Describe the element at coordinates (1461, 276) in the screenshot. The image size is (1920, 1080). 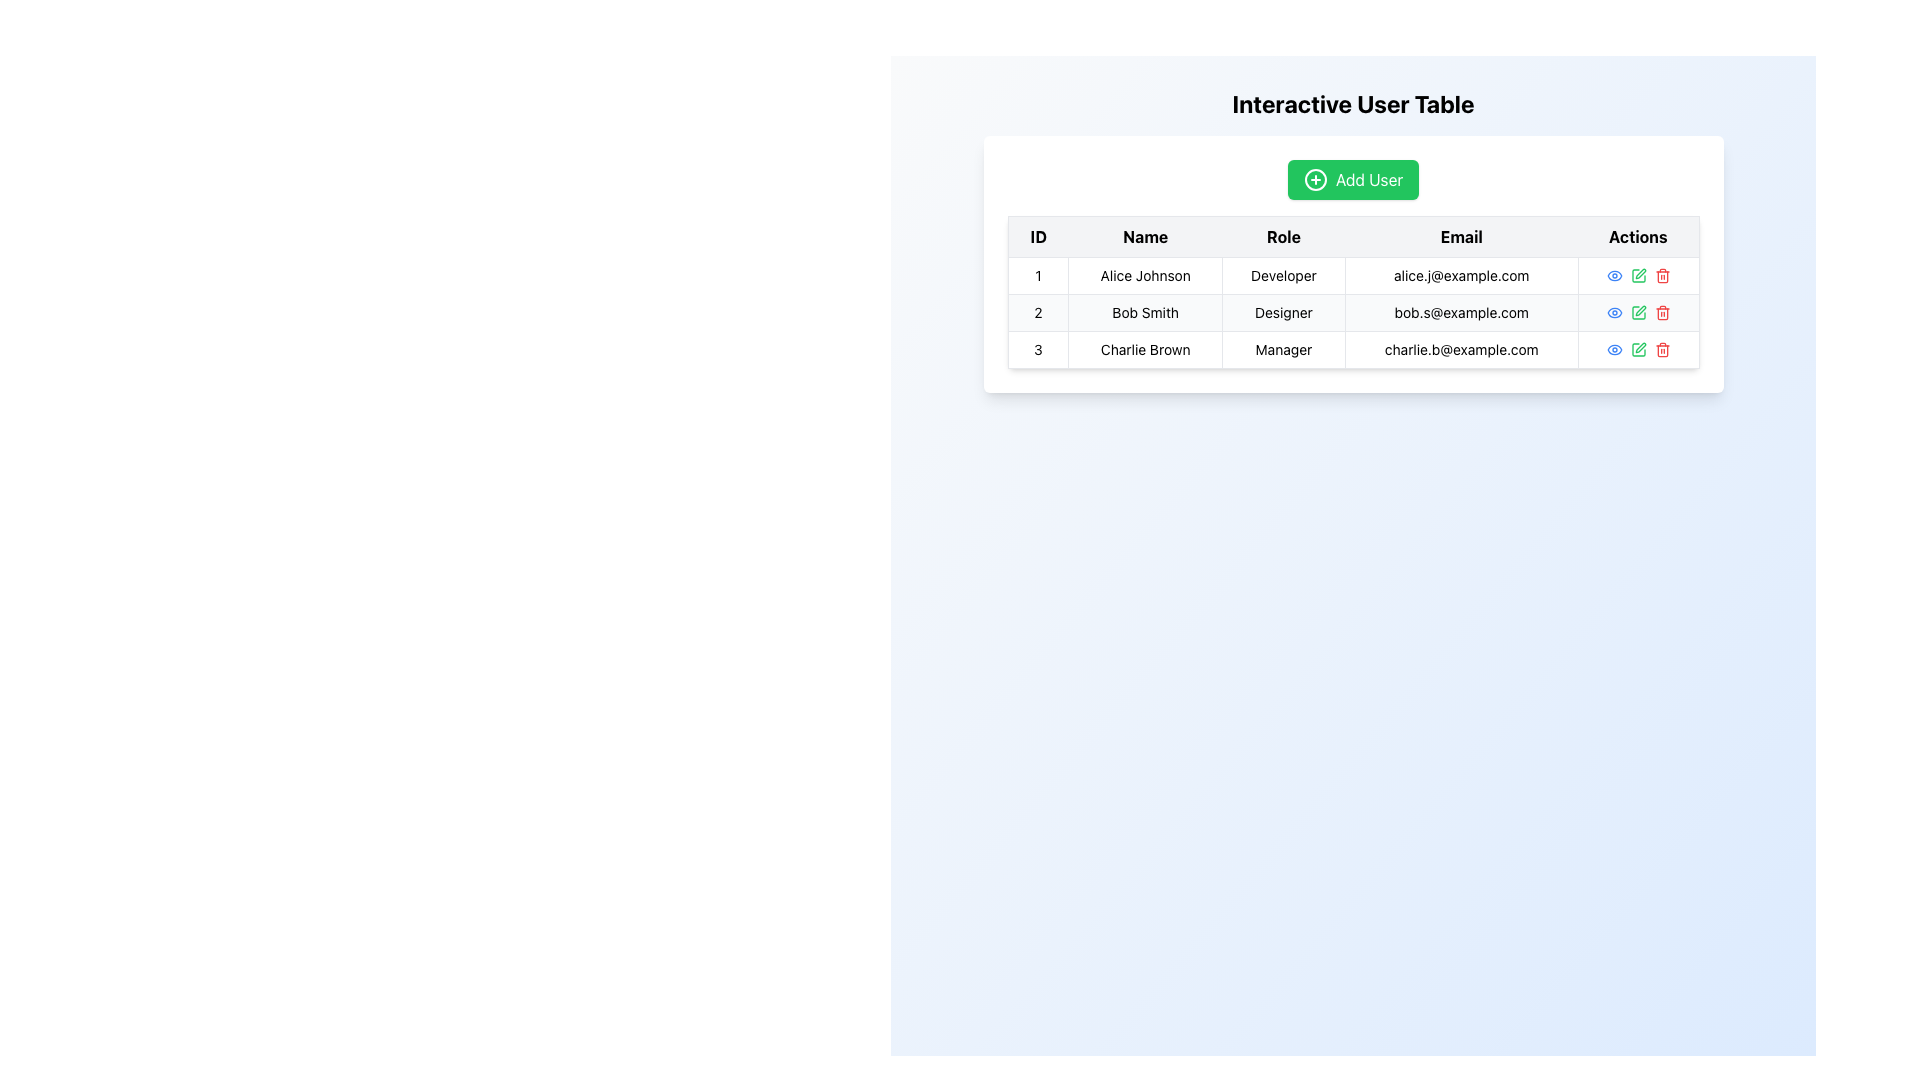
I see `the email address text element displaying 'Alice Johnson' located in the fourth cell of the first row of the table under the 'Email' header` at that location.